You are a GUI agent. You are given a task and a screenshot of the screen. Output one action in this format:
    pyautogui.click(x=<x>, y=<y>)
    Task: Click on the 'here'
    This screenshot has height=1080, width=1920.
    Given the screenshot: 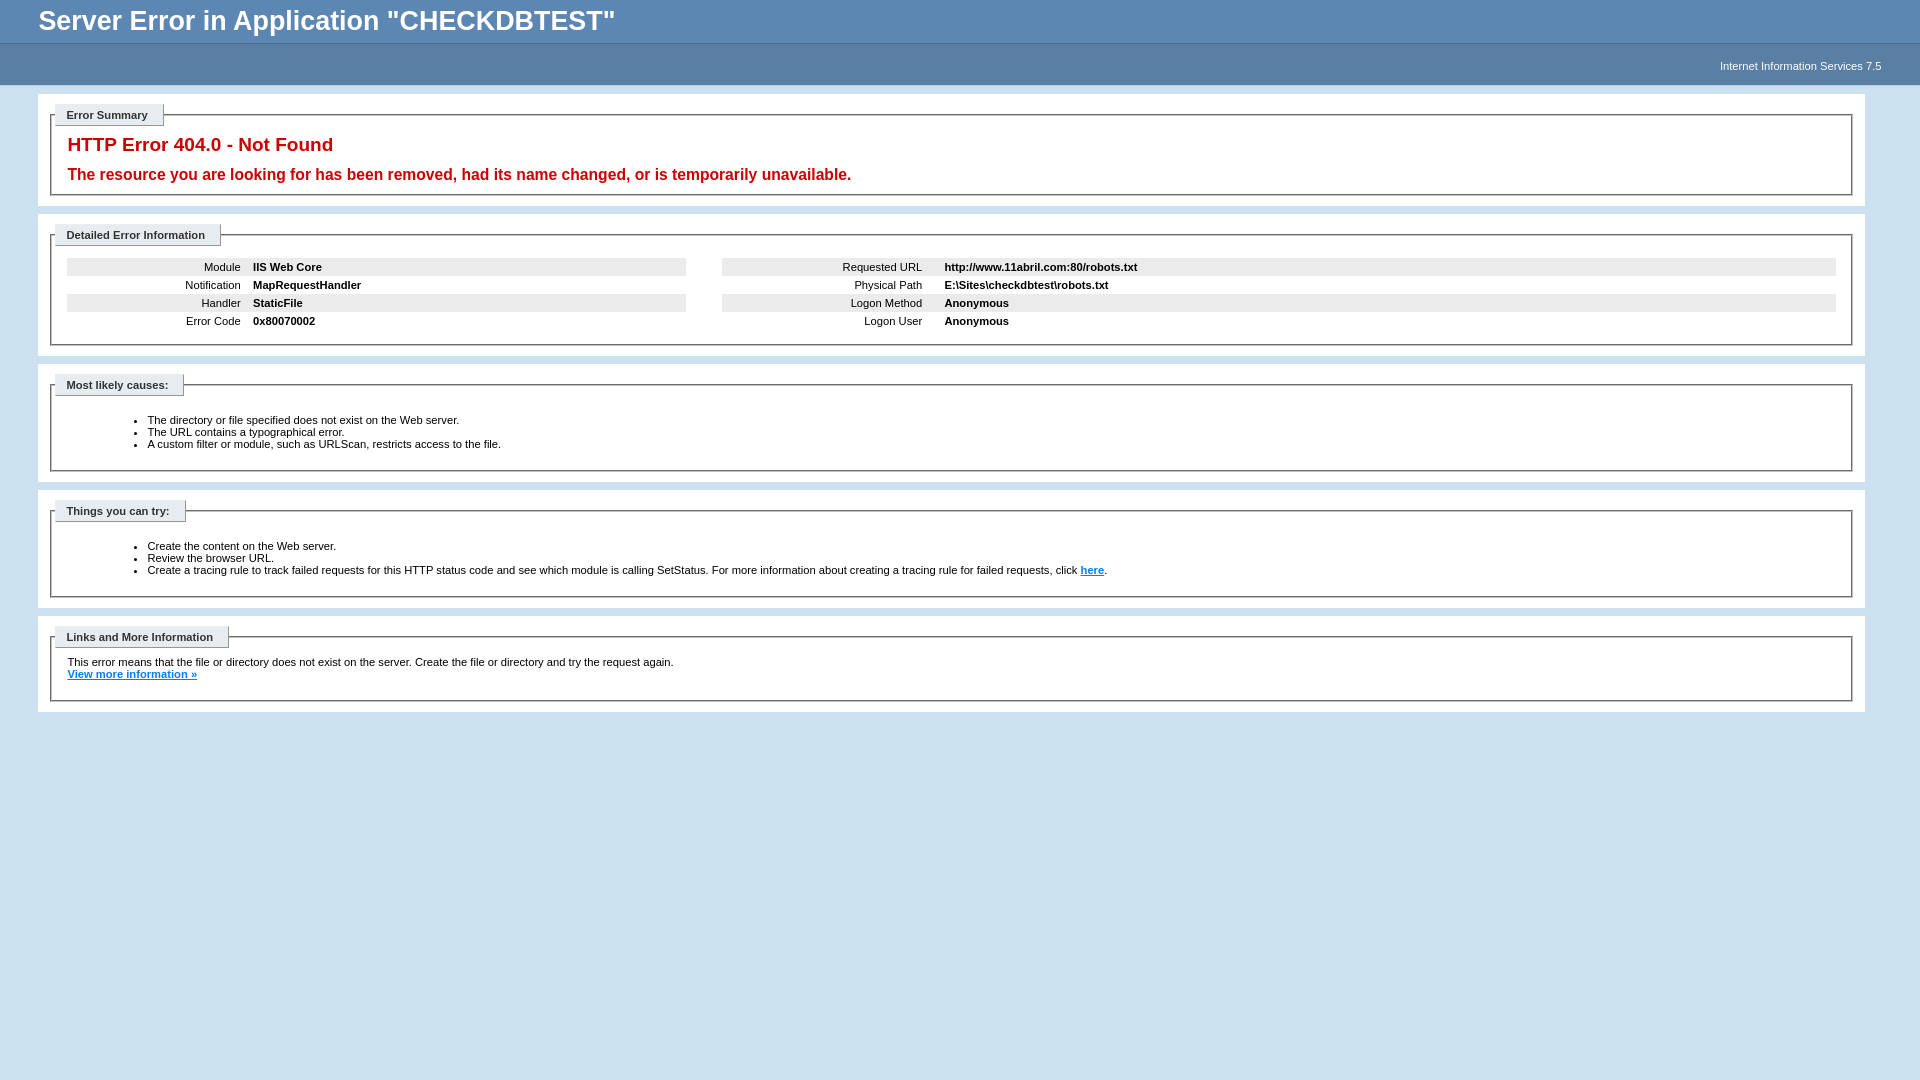 What is the action you would take?
    pyautogui.click(x=1092, y=570)
    